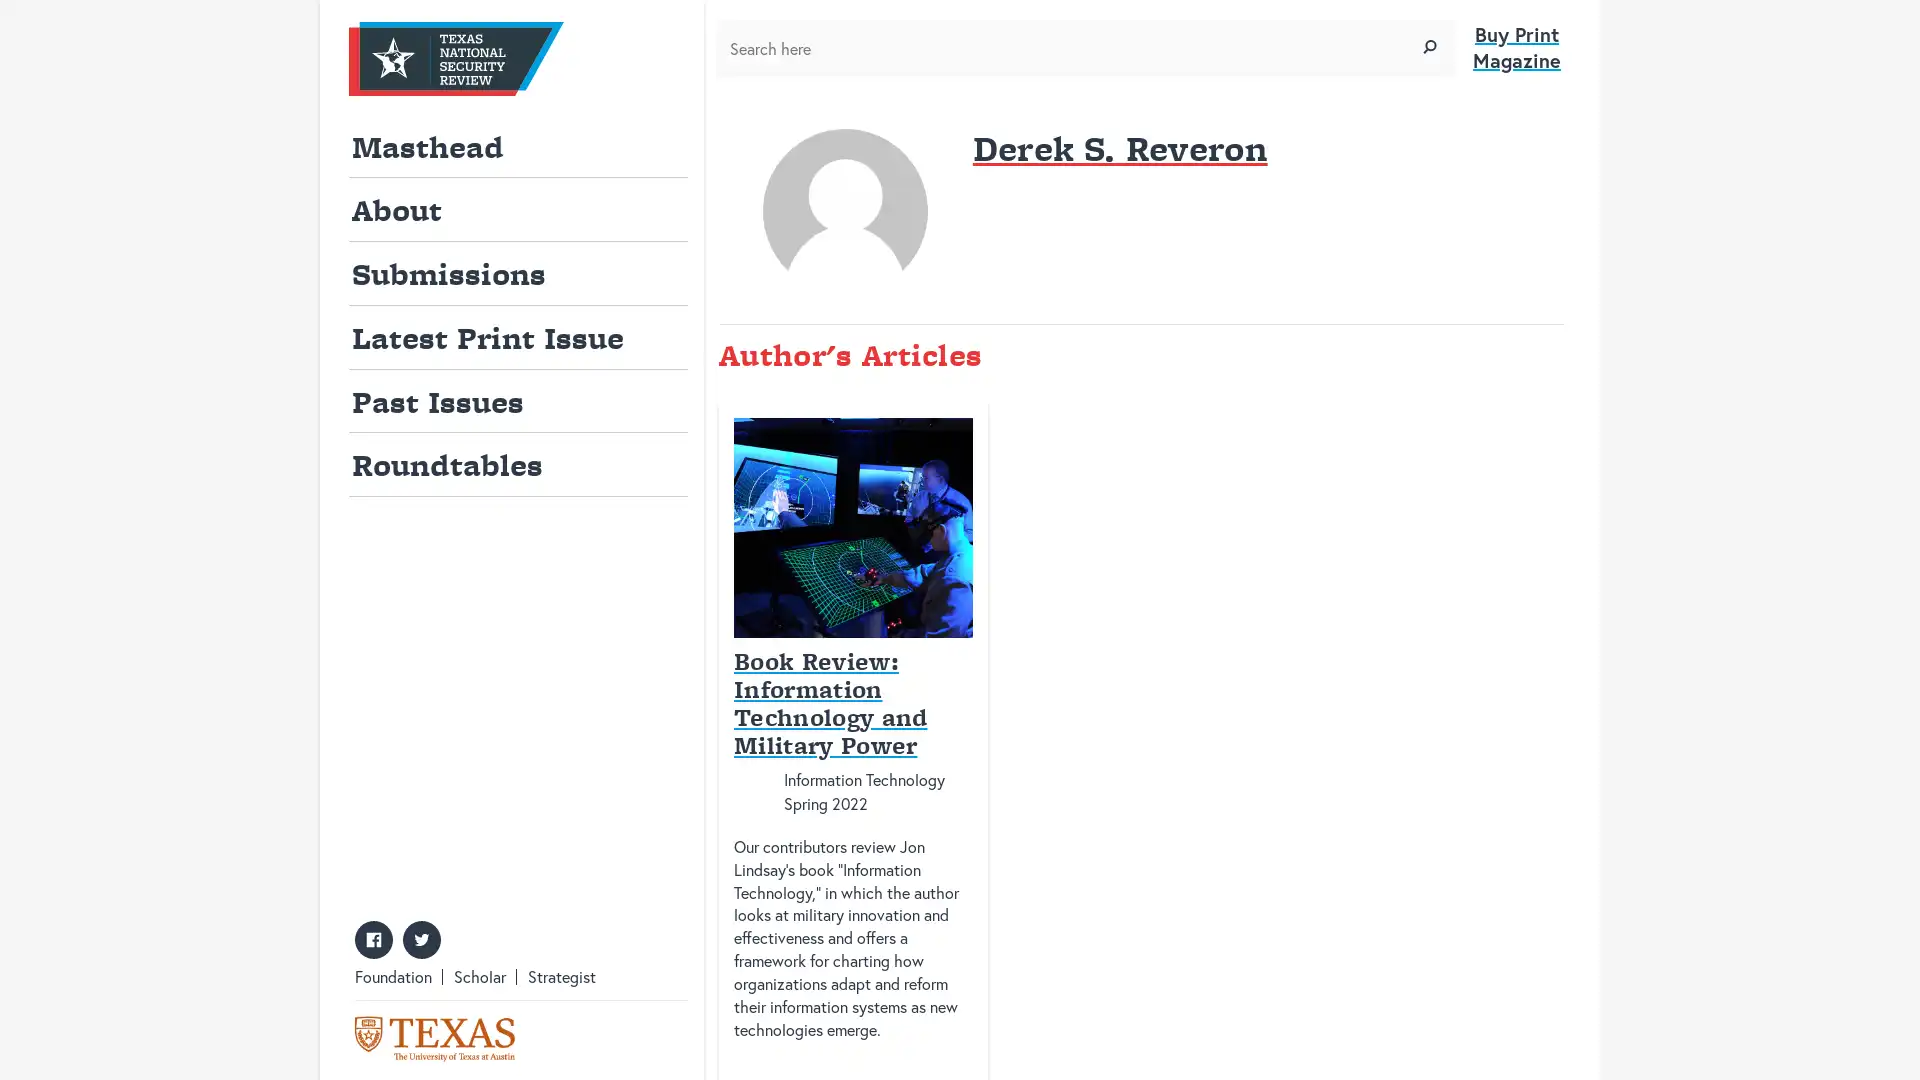 This screenshot has width=1920, height=1080. What do you see at coordinates (1429, 46) in the screenshot?
I see `zoom` at bounding box center [1429, 46].